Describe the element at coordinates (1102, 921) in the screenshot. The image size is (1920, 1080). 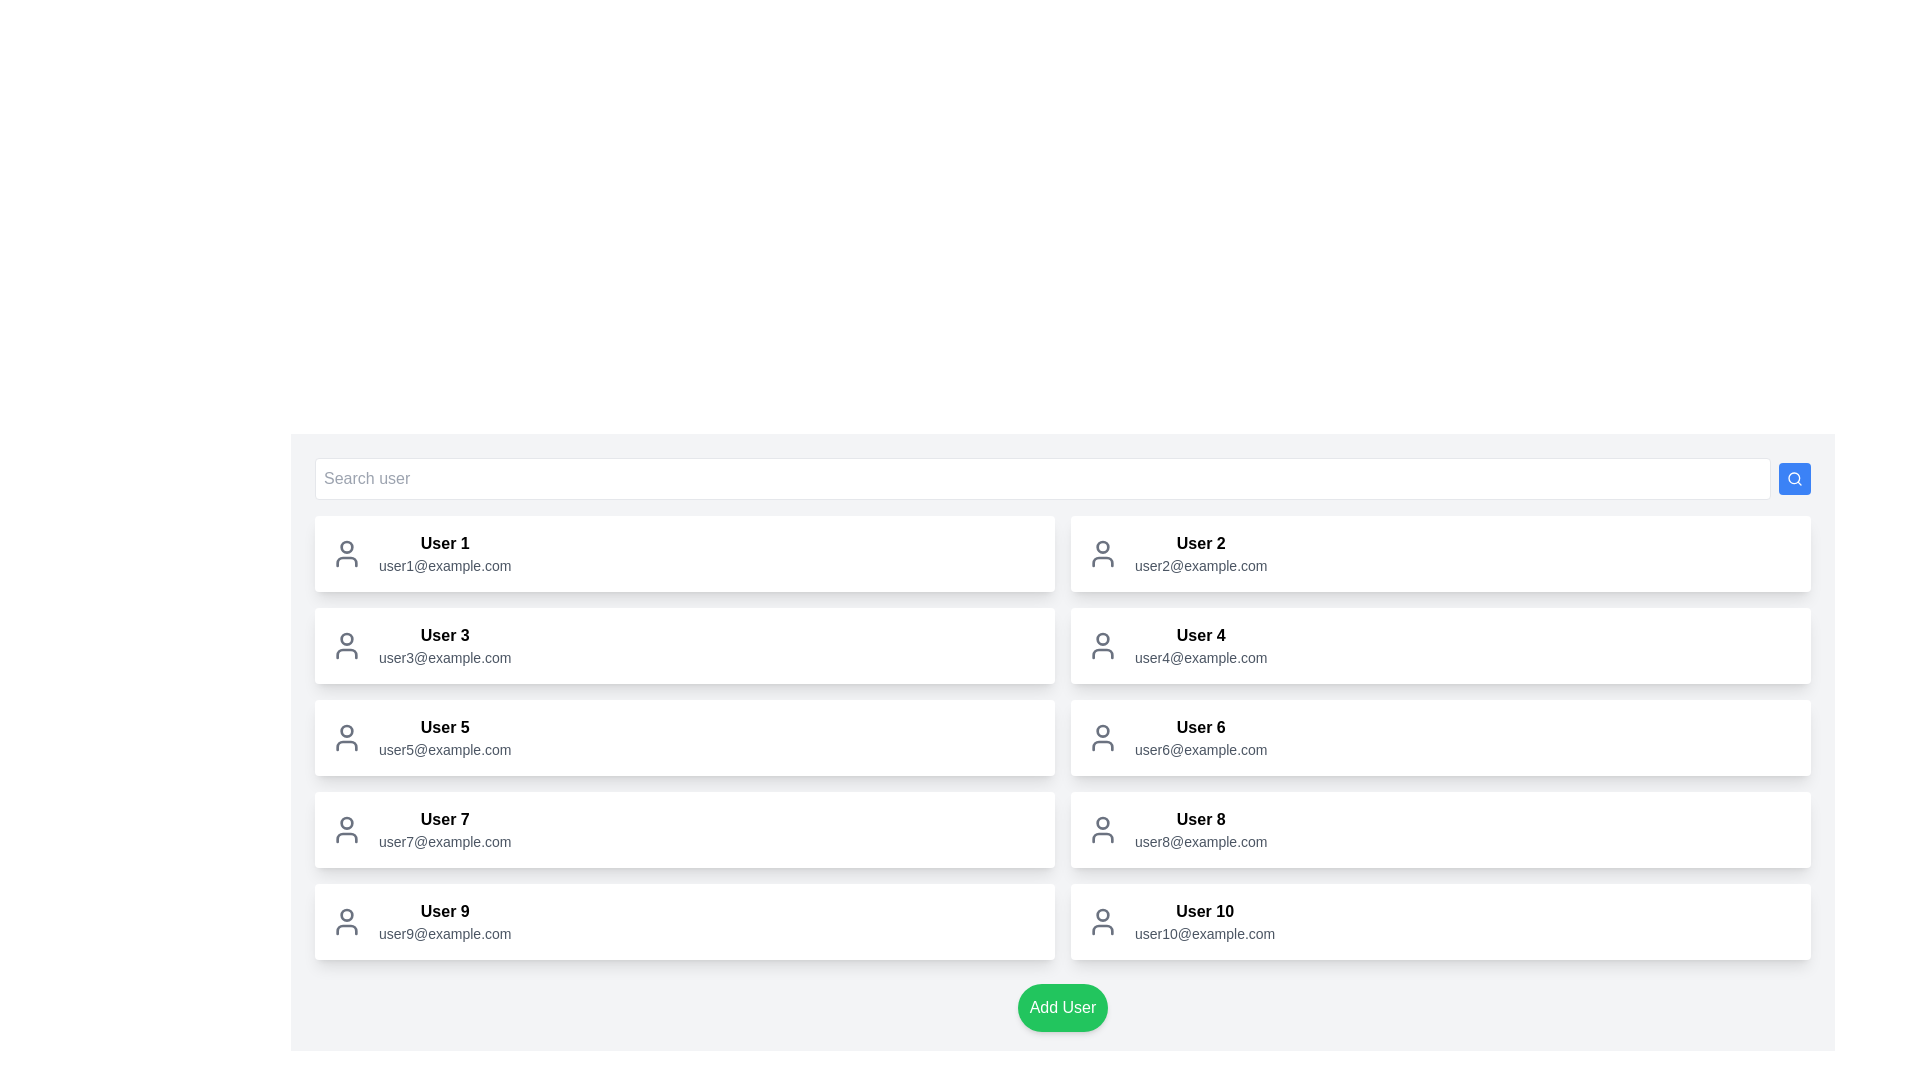
I see `the User Icon representing 'User 10' located in the top-left area of the user card` at that location.